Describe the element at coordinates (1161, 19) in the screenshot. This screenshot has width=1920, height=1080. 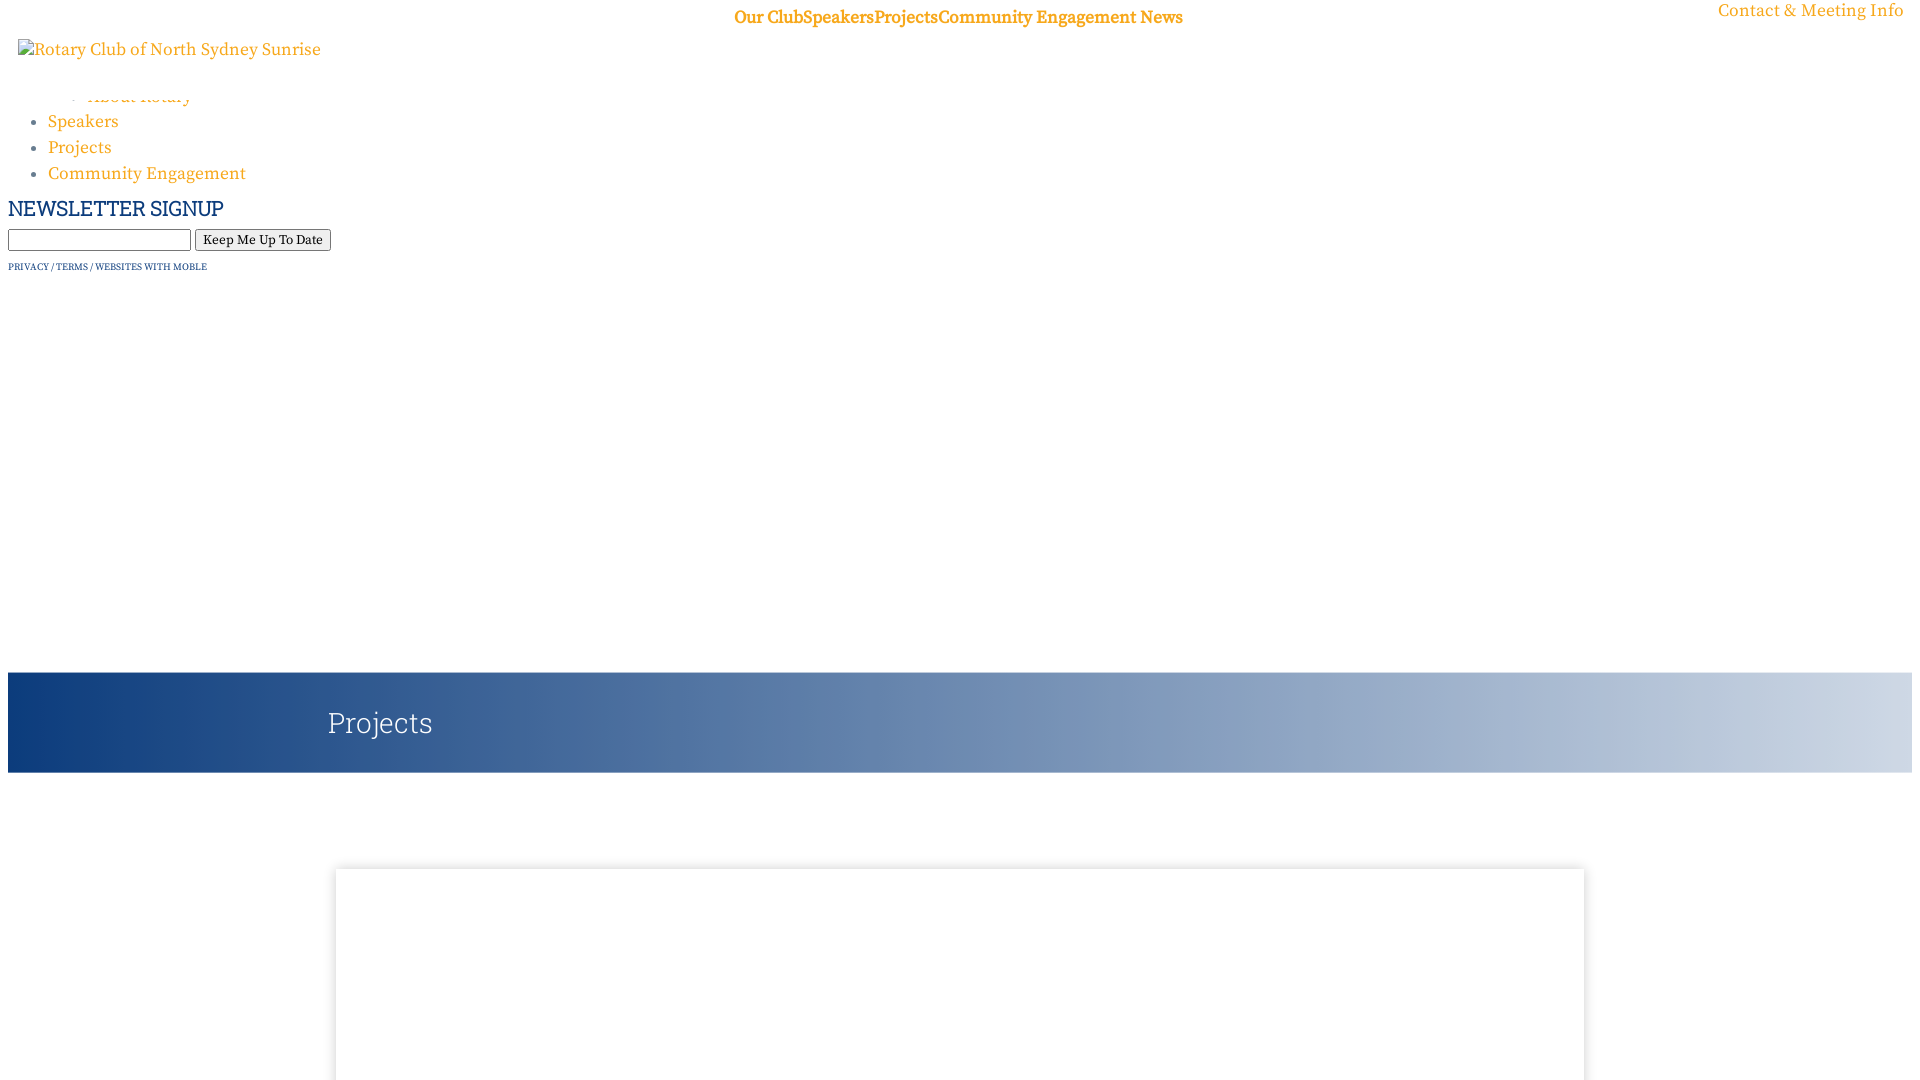
I see `'News'` at that location.